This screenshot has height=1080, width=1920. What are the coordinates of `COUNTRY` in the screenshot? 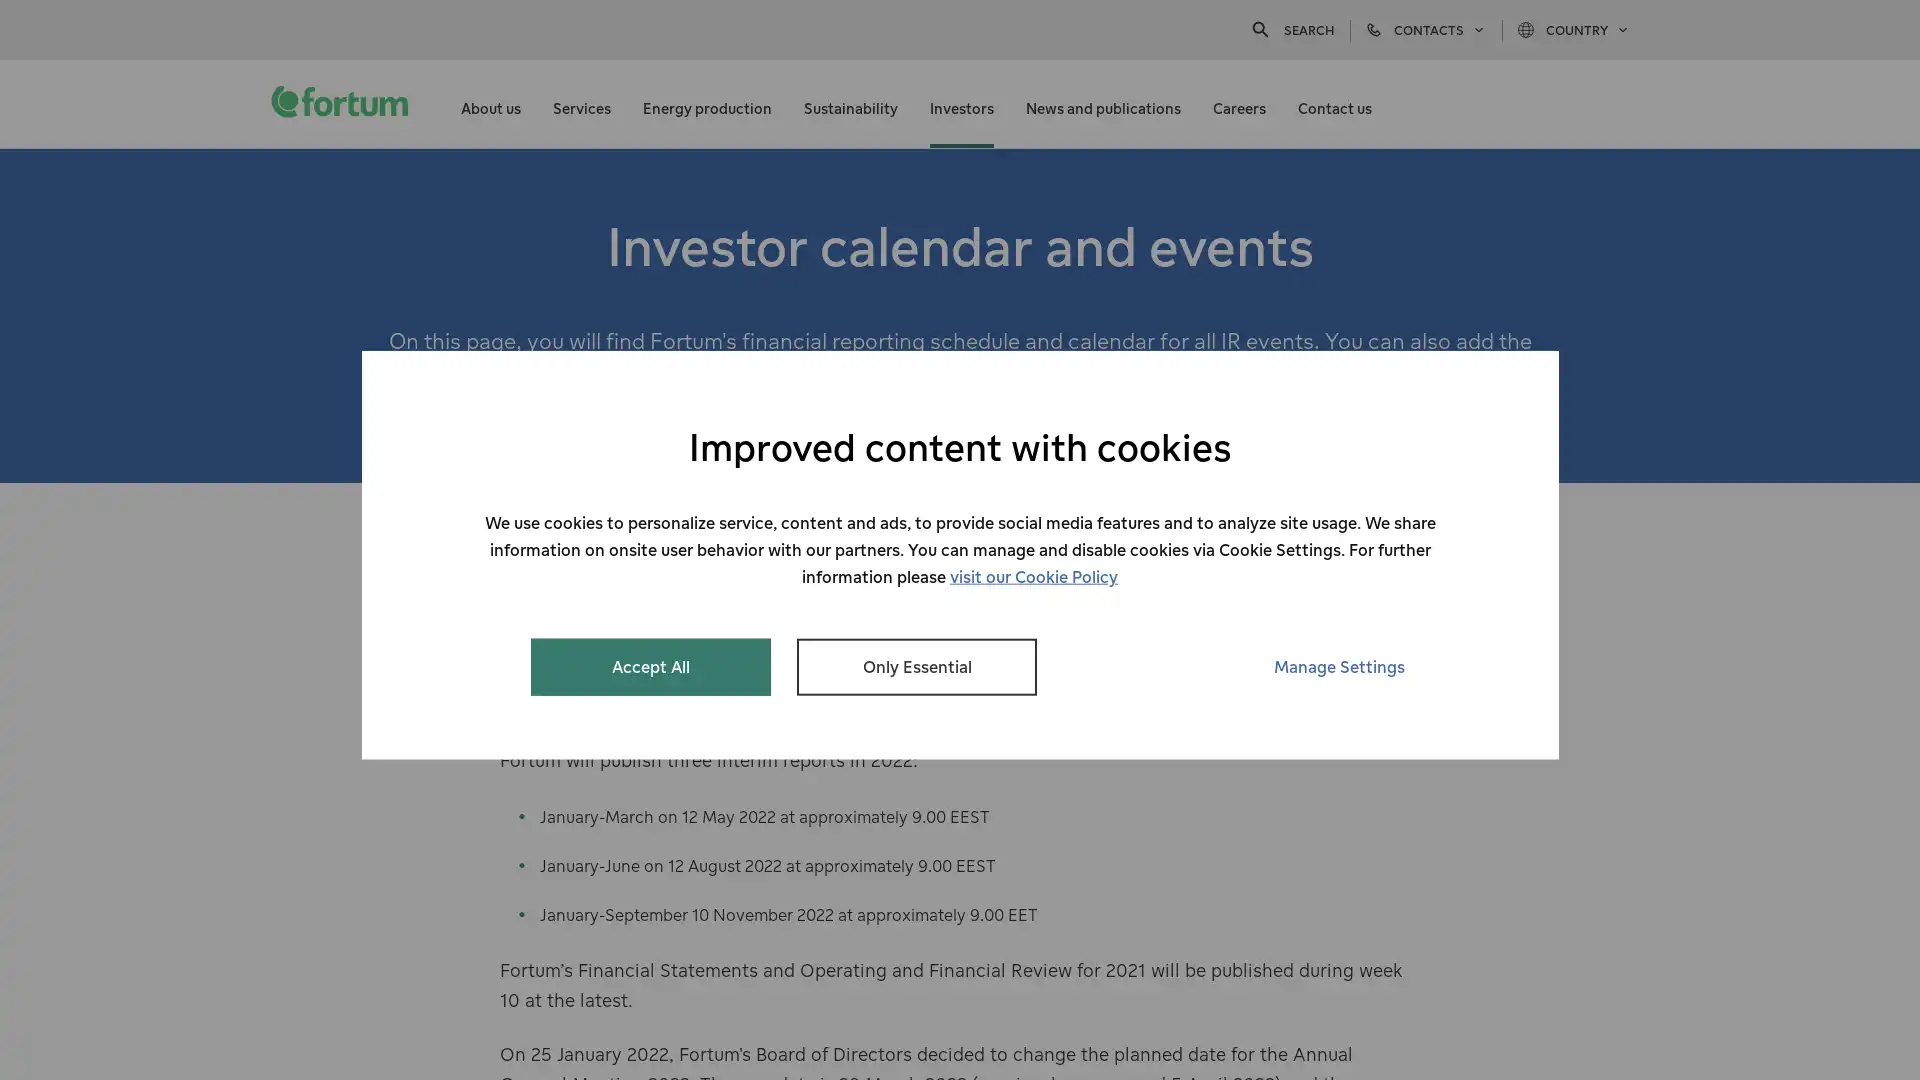 It's located at (1573, 29).